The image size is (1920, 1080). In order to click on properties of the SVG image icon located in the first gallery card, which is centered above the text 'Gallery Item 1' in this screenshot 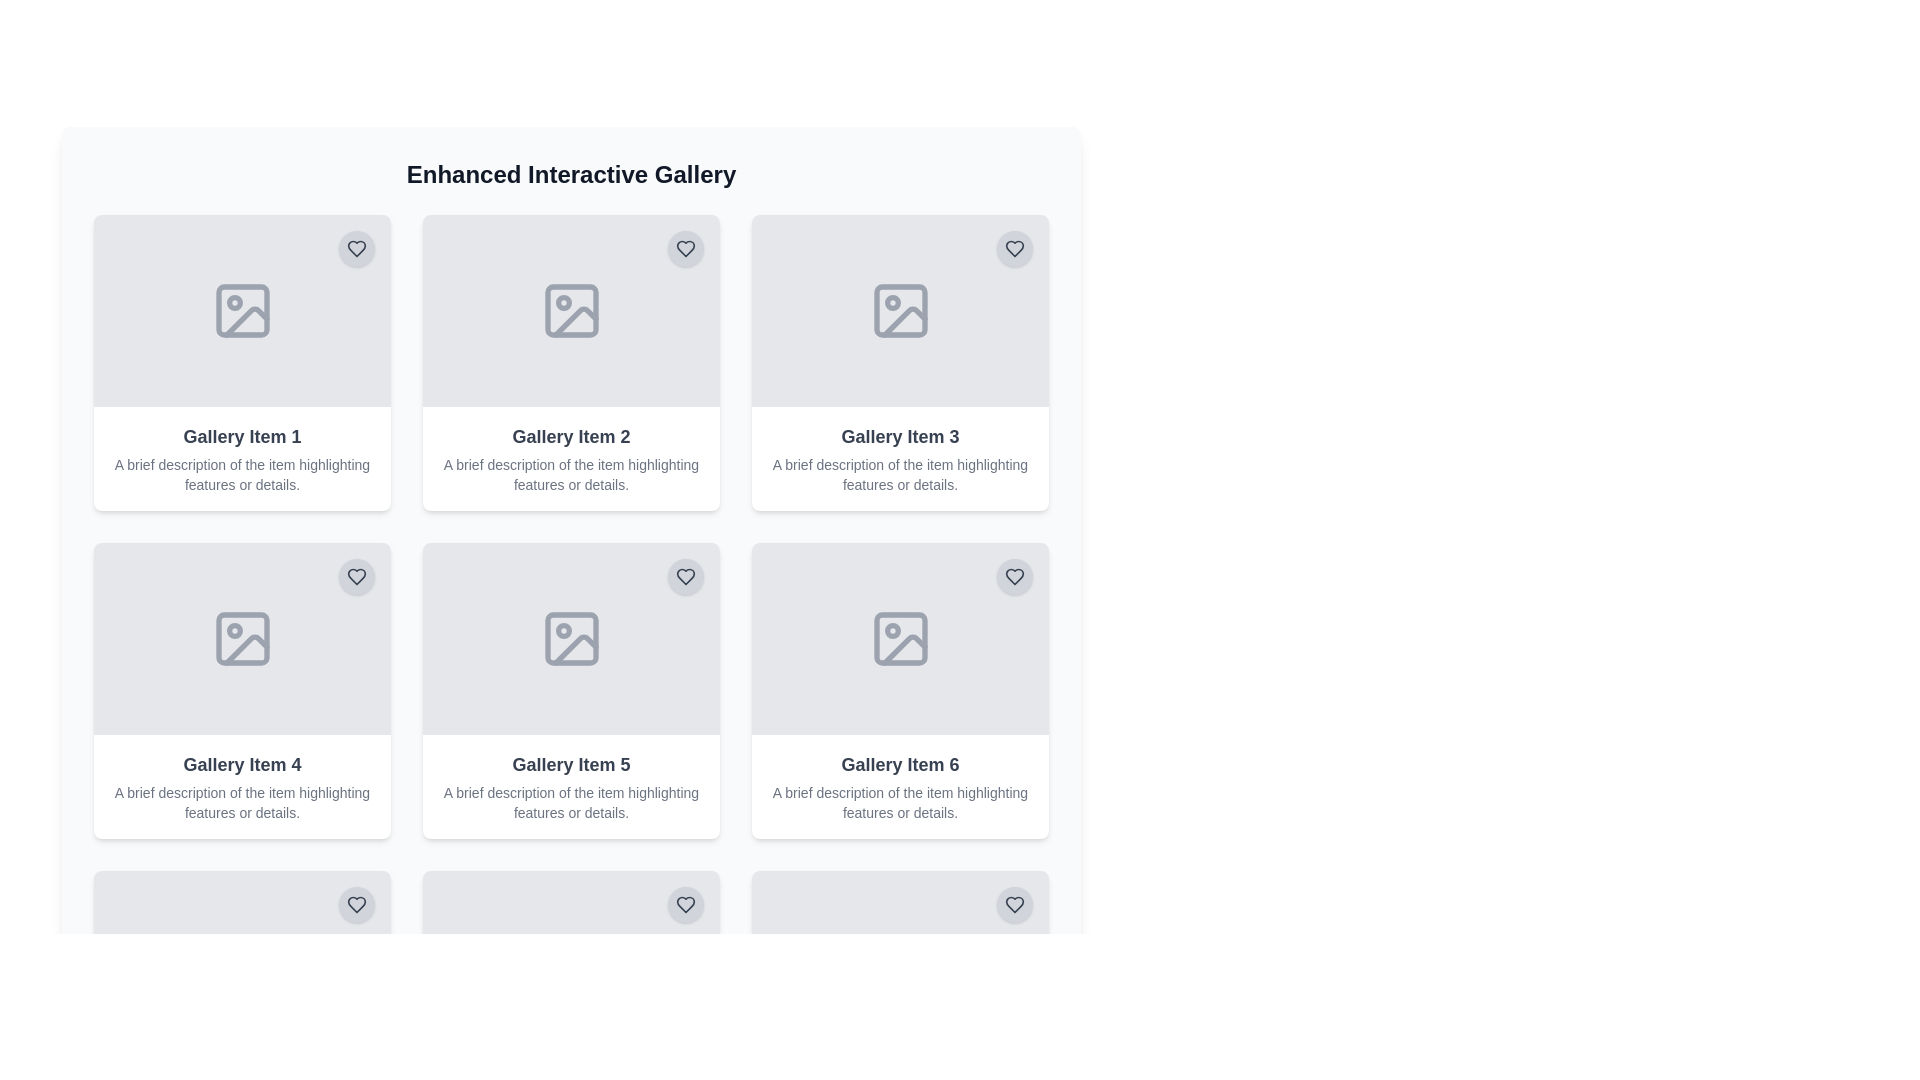, I will do `click(241, 311)`.